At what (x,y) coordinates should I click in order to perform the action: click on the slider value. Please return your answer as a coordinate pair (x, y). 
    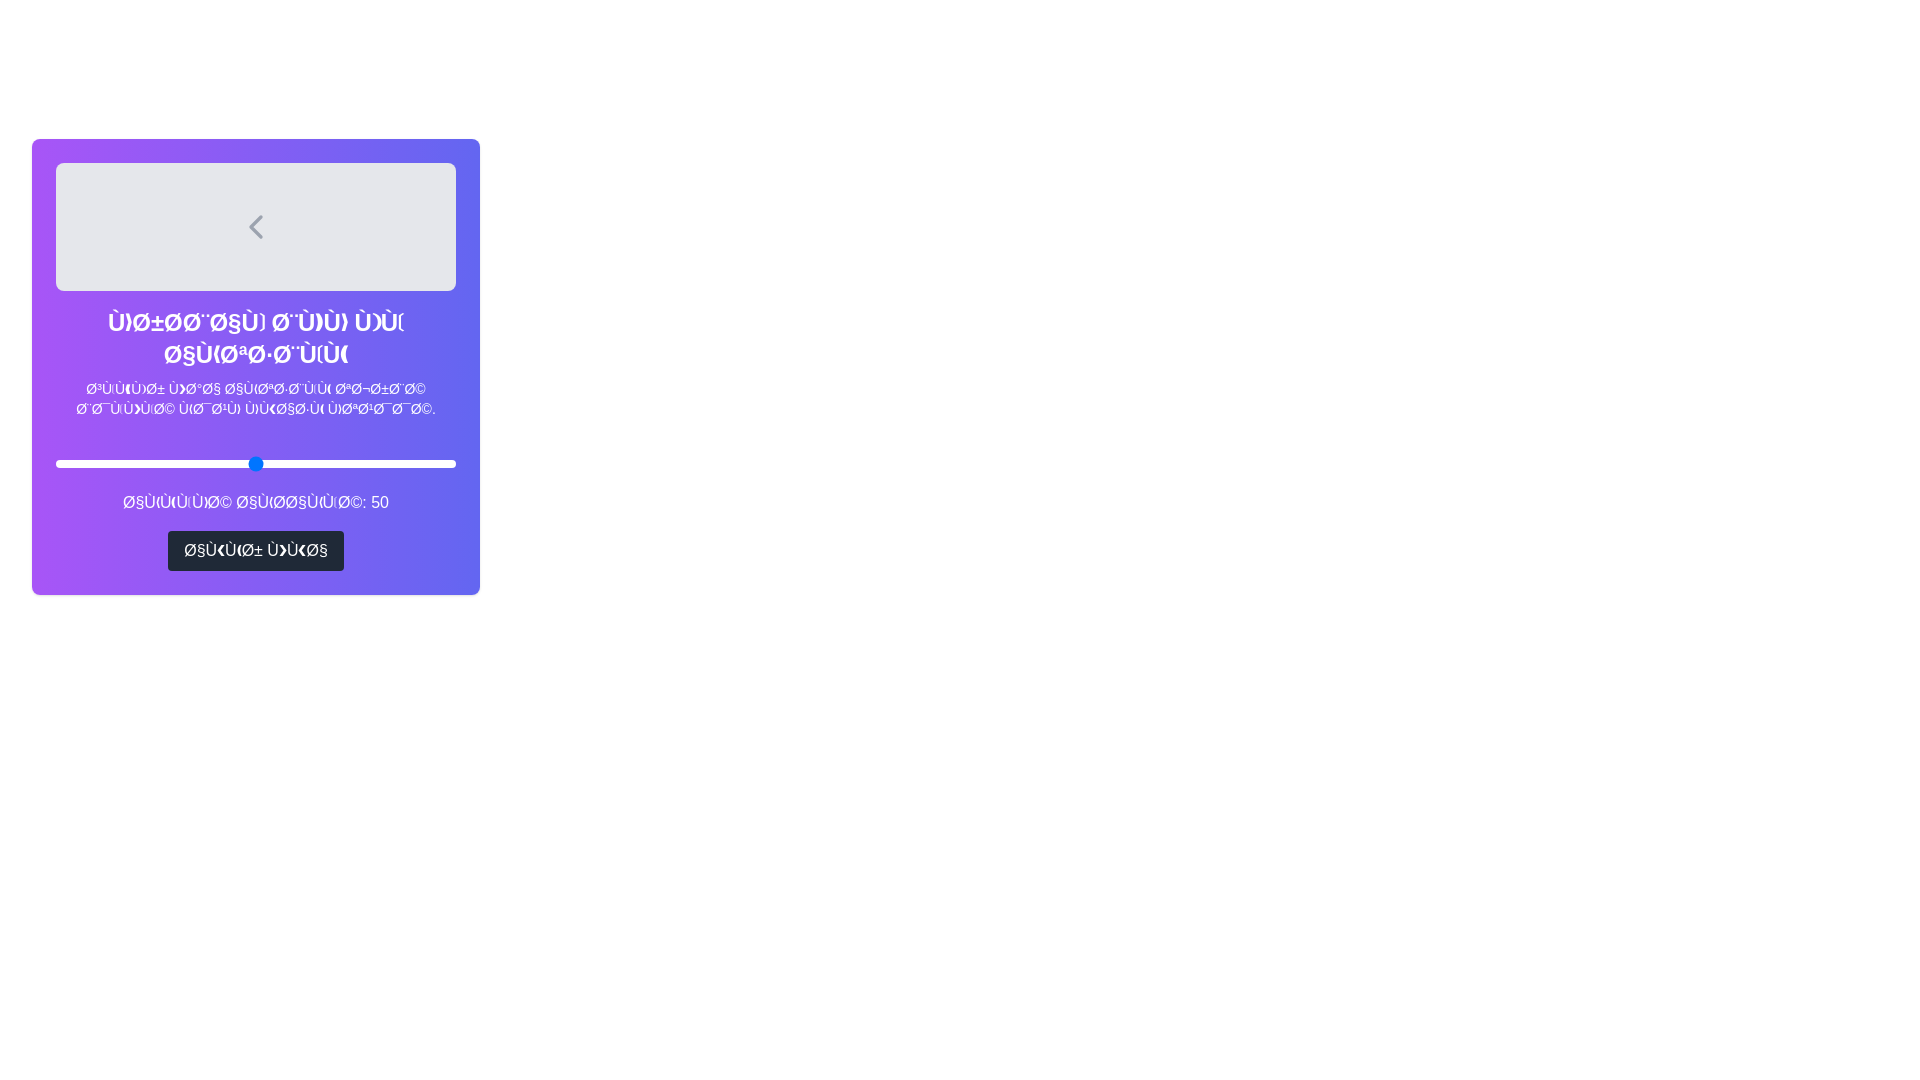
    Looking at the image, I should click on (411, 463).